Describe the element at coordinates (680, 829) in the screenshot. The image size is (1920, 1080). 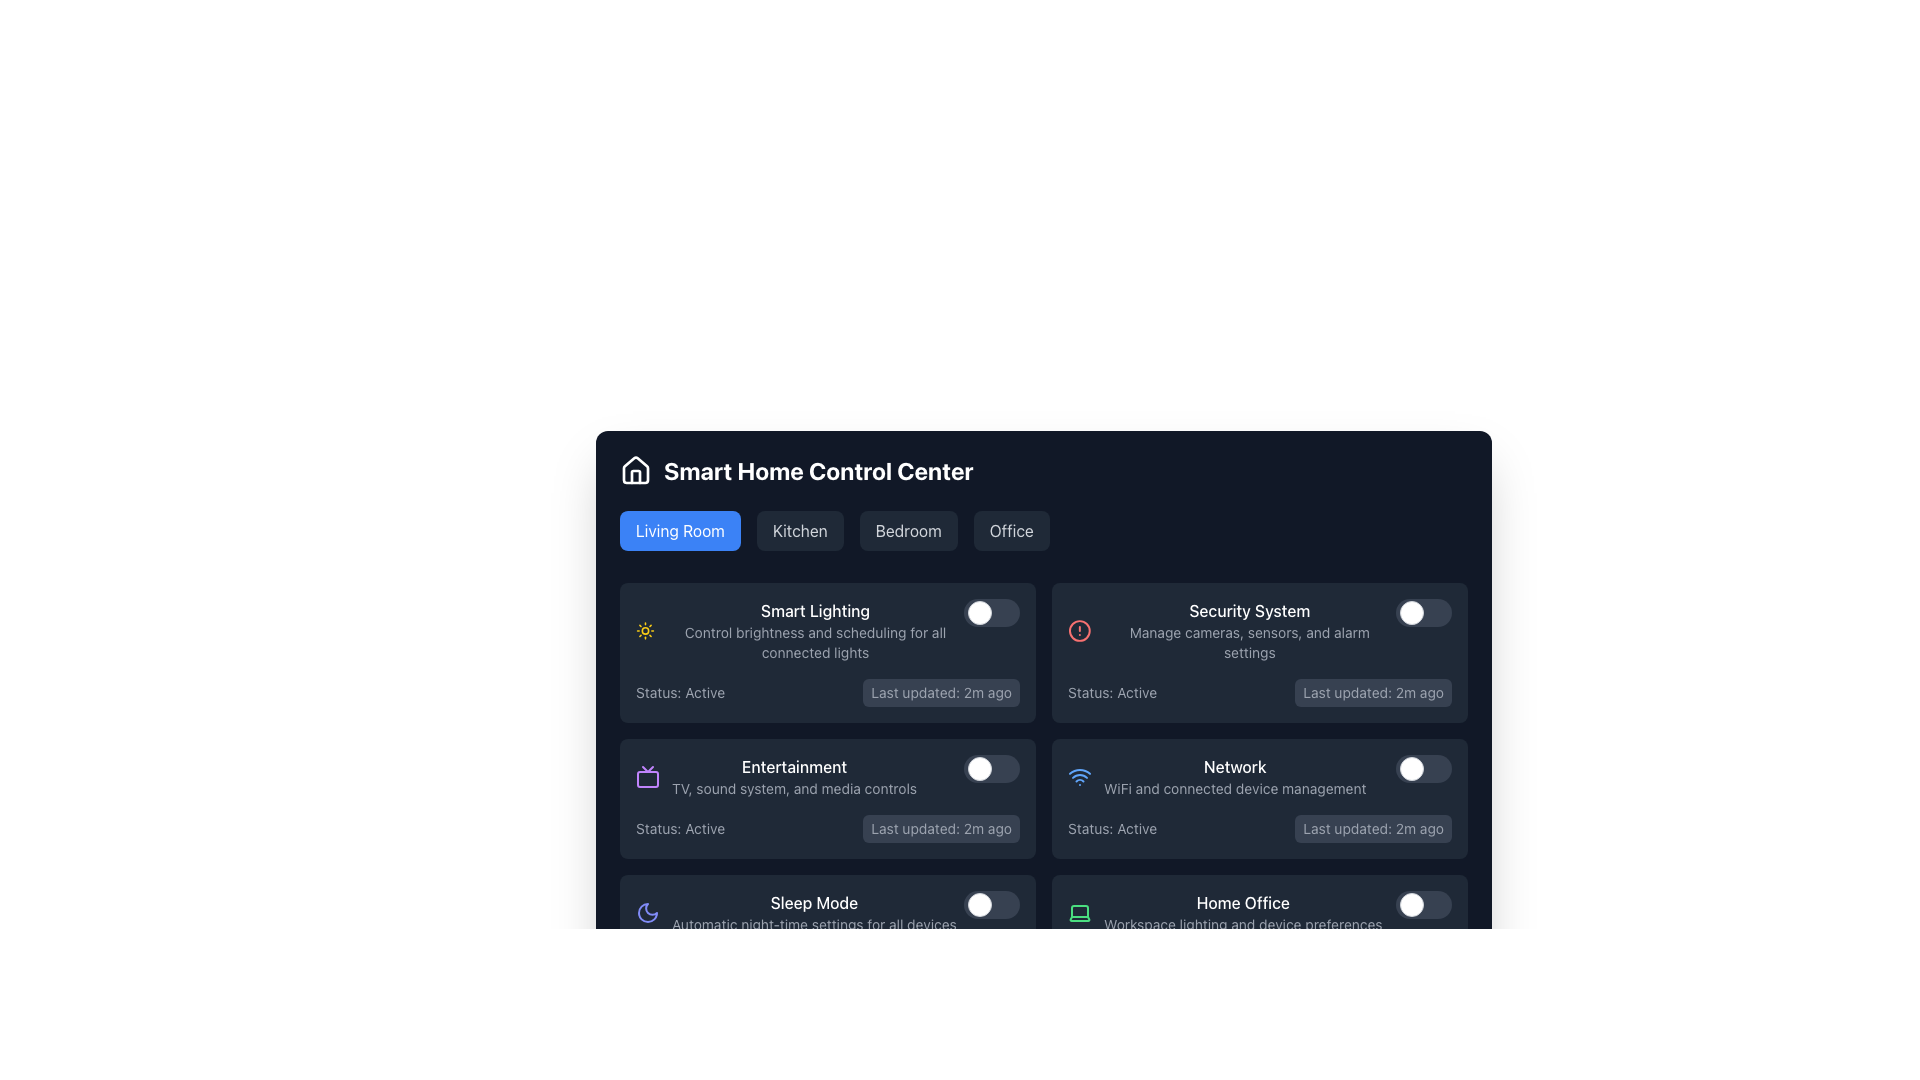
I see `the 'Status: Active' text label displayed in light gray within the 'Entertainment' card, located left of the 'Last updated: 2m ago' text` at that location.